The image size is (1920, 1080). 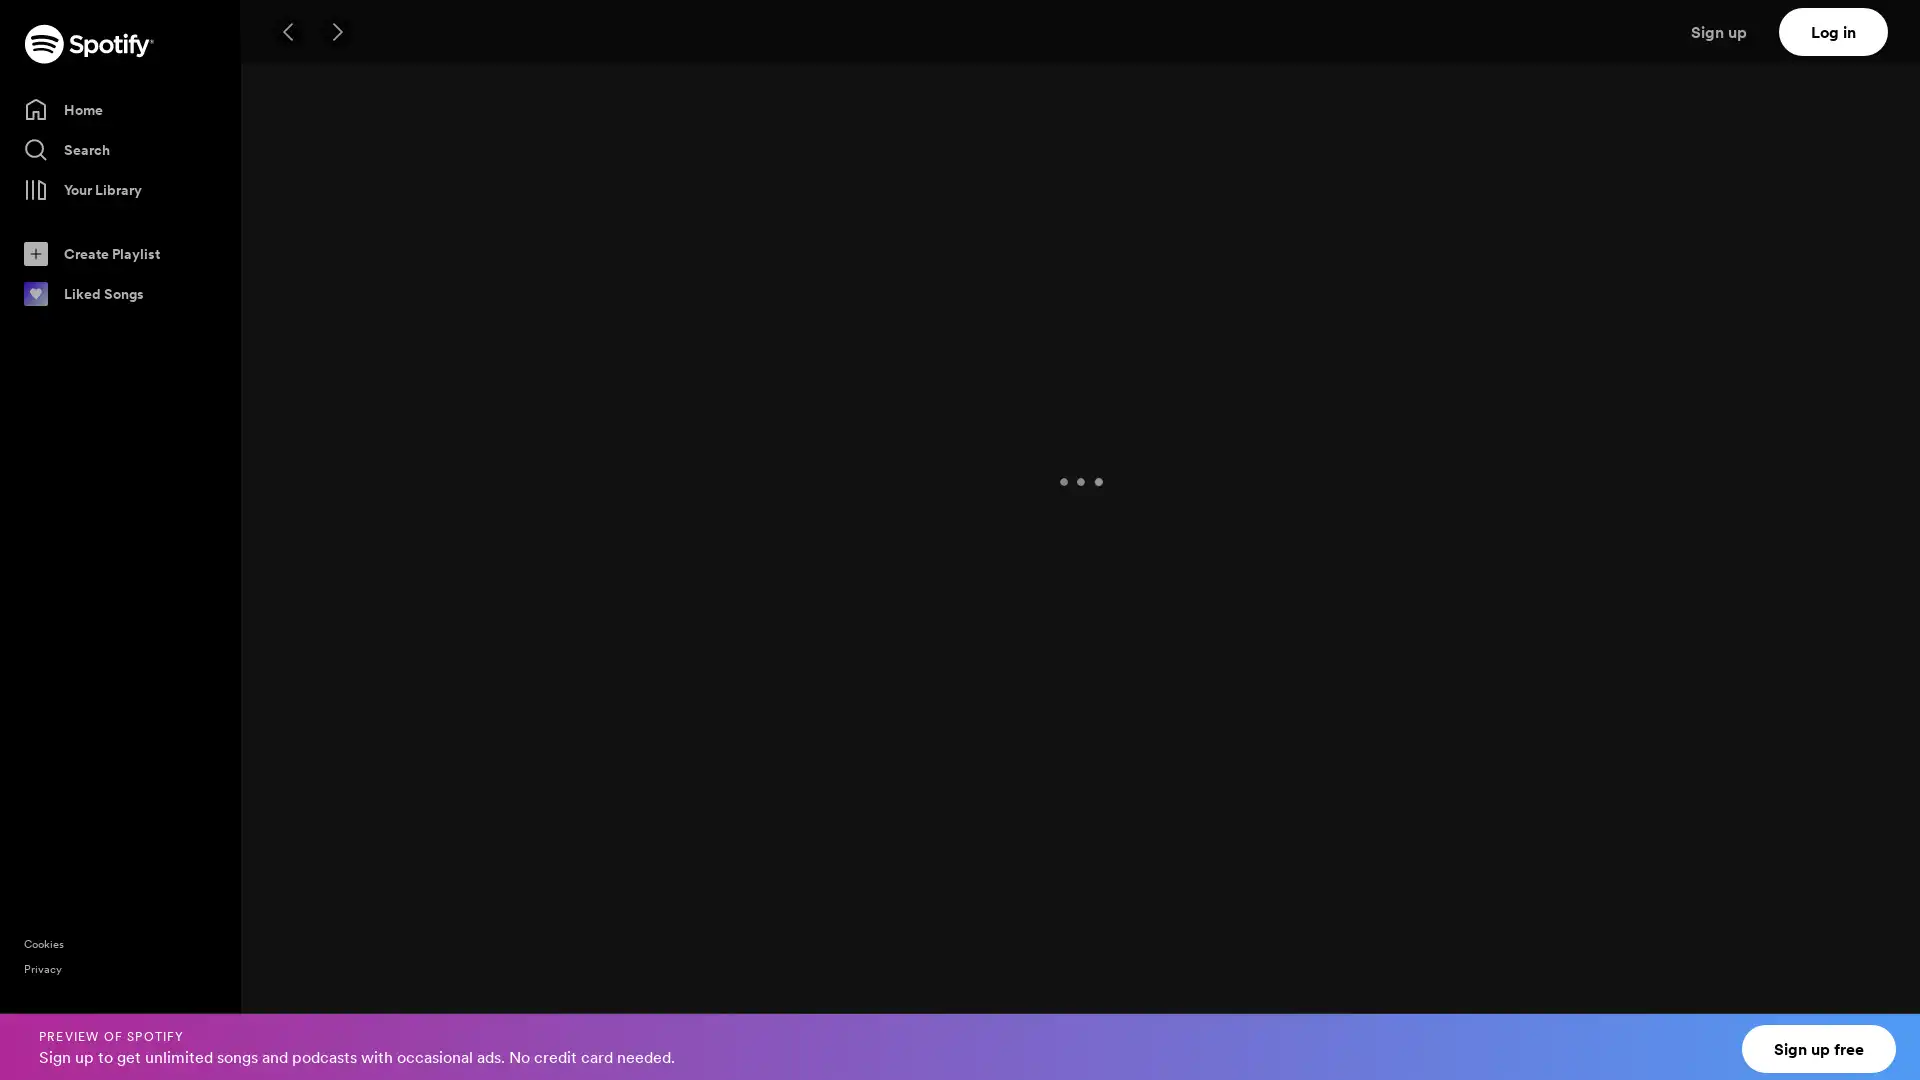 I want to click on Play Muddy Mudd, so click(x=403, y=955).